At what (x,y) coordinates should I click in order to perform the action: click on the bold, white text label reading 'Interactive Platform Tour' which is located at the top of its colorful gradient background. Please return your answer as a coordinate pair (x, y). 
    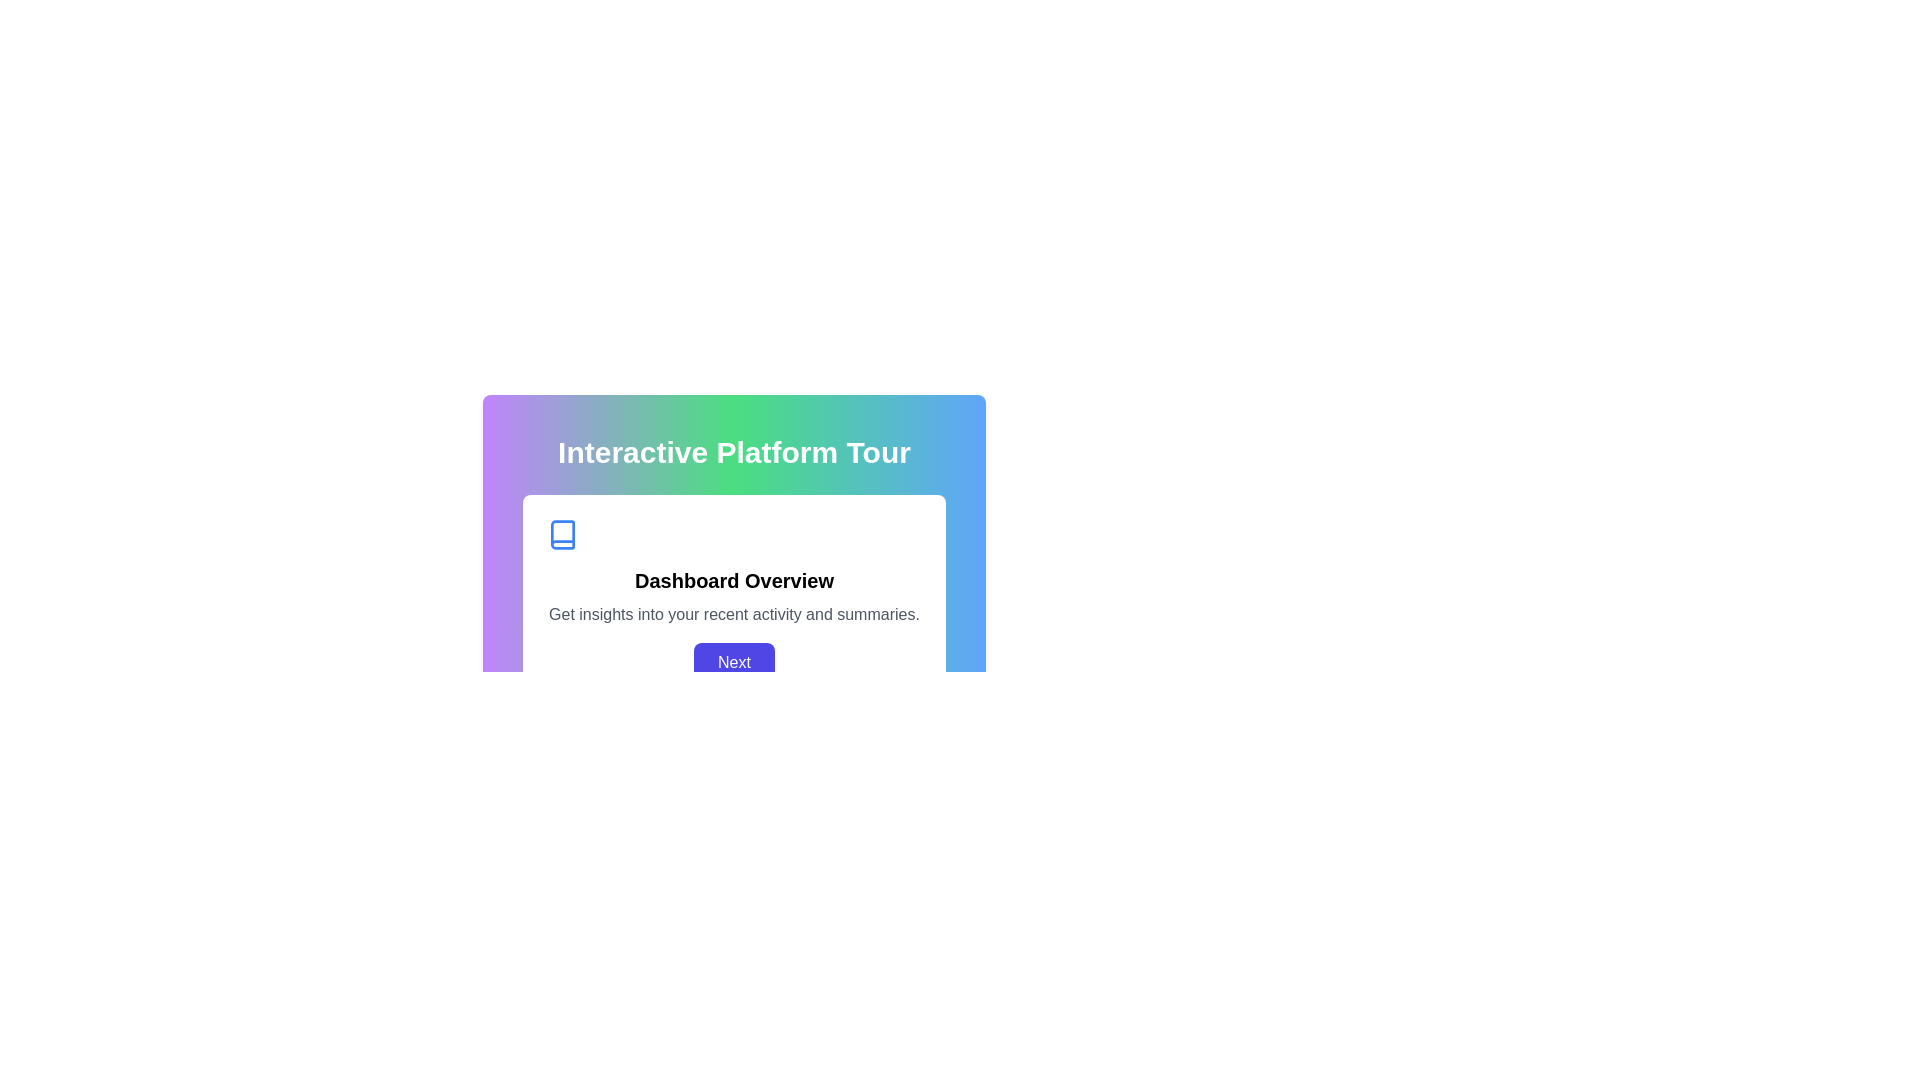
    Looking at the image, I should click on (733, 452).